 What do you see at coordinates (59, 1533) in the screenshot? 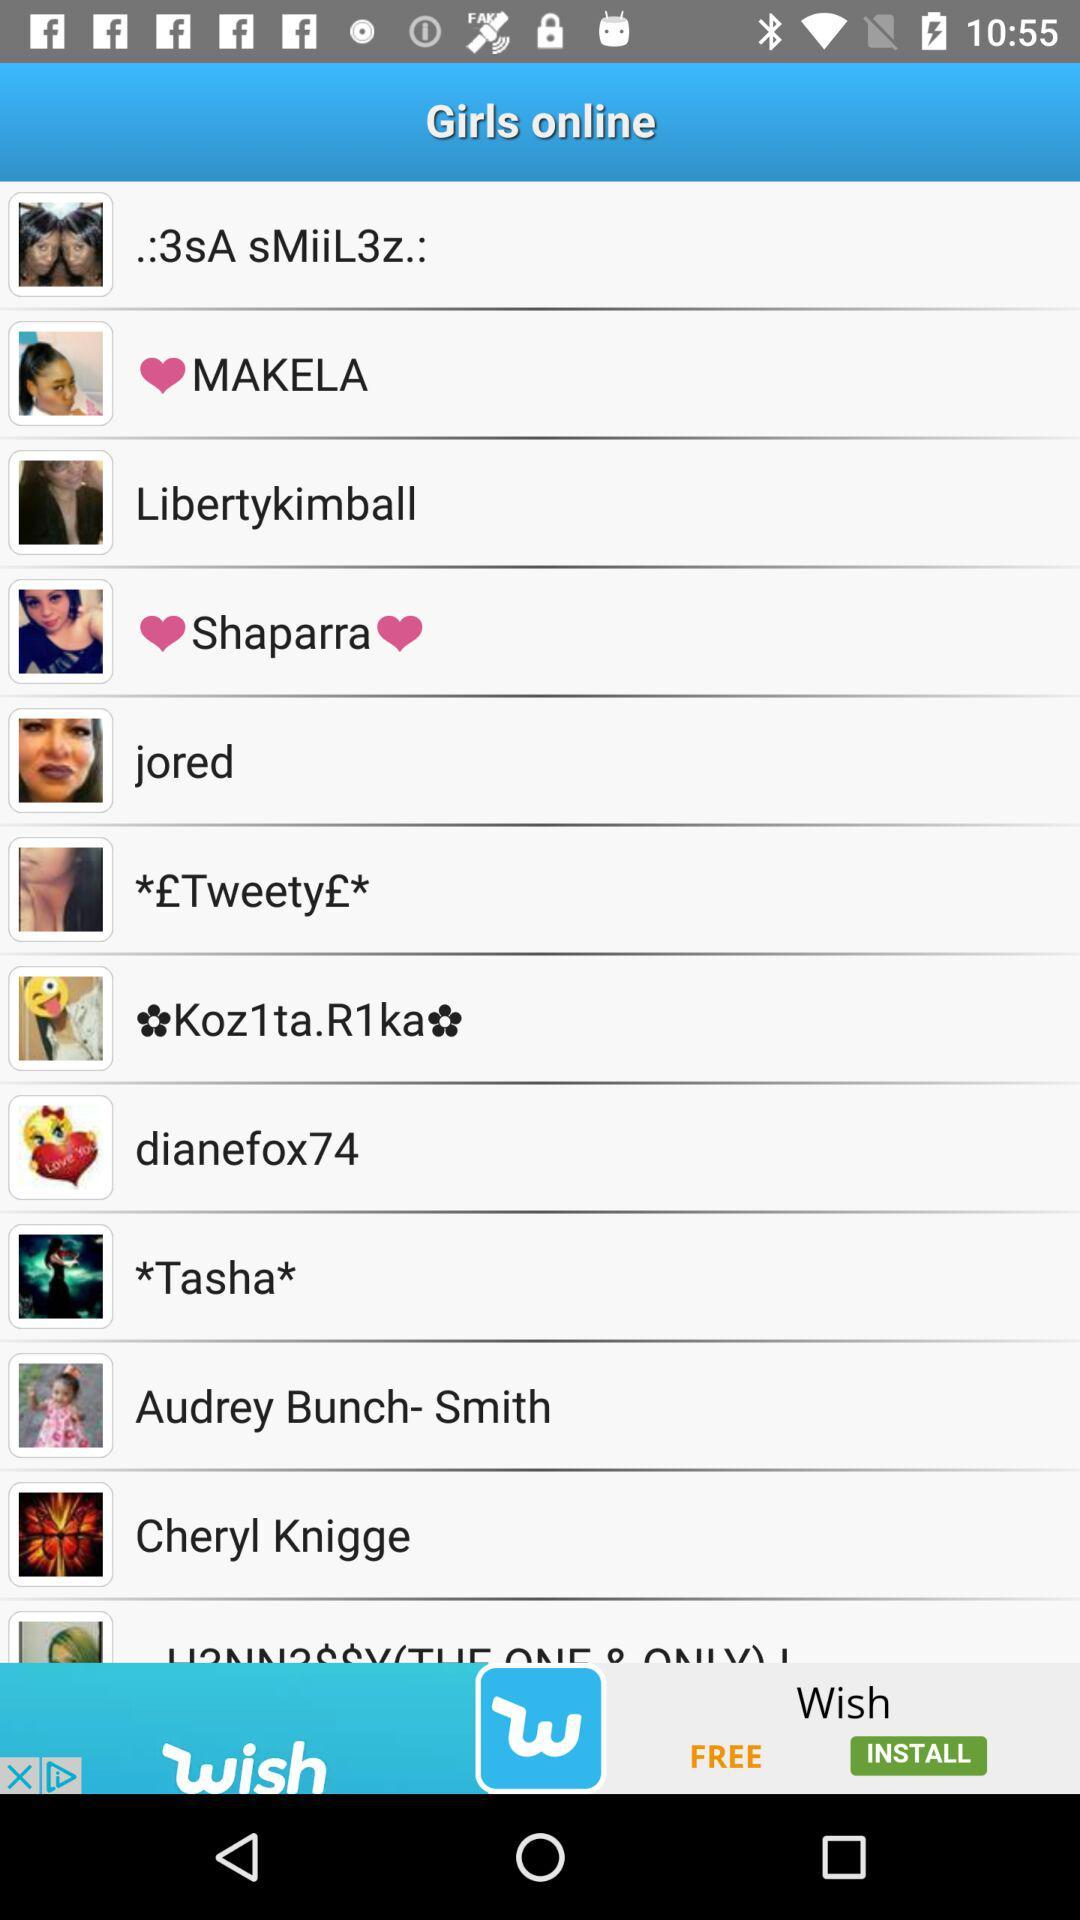
I see `cheryl knigge` at bounding box center [59, 1533].